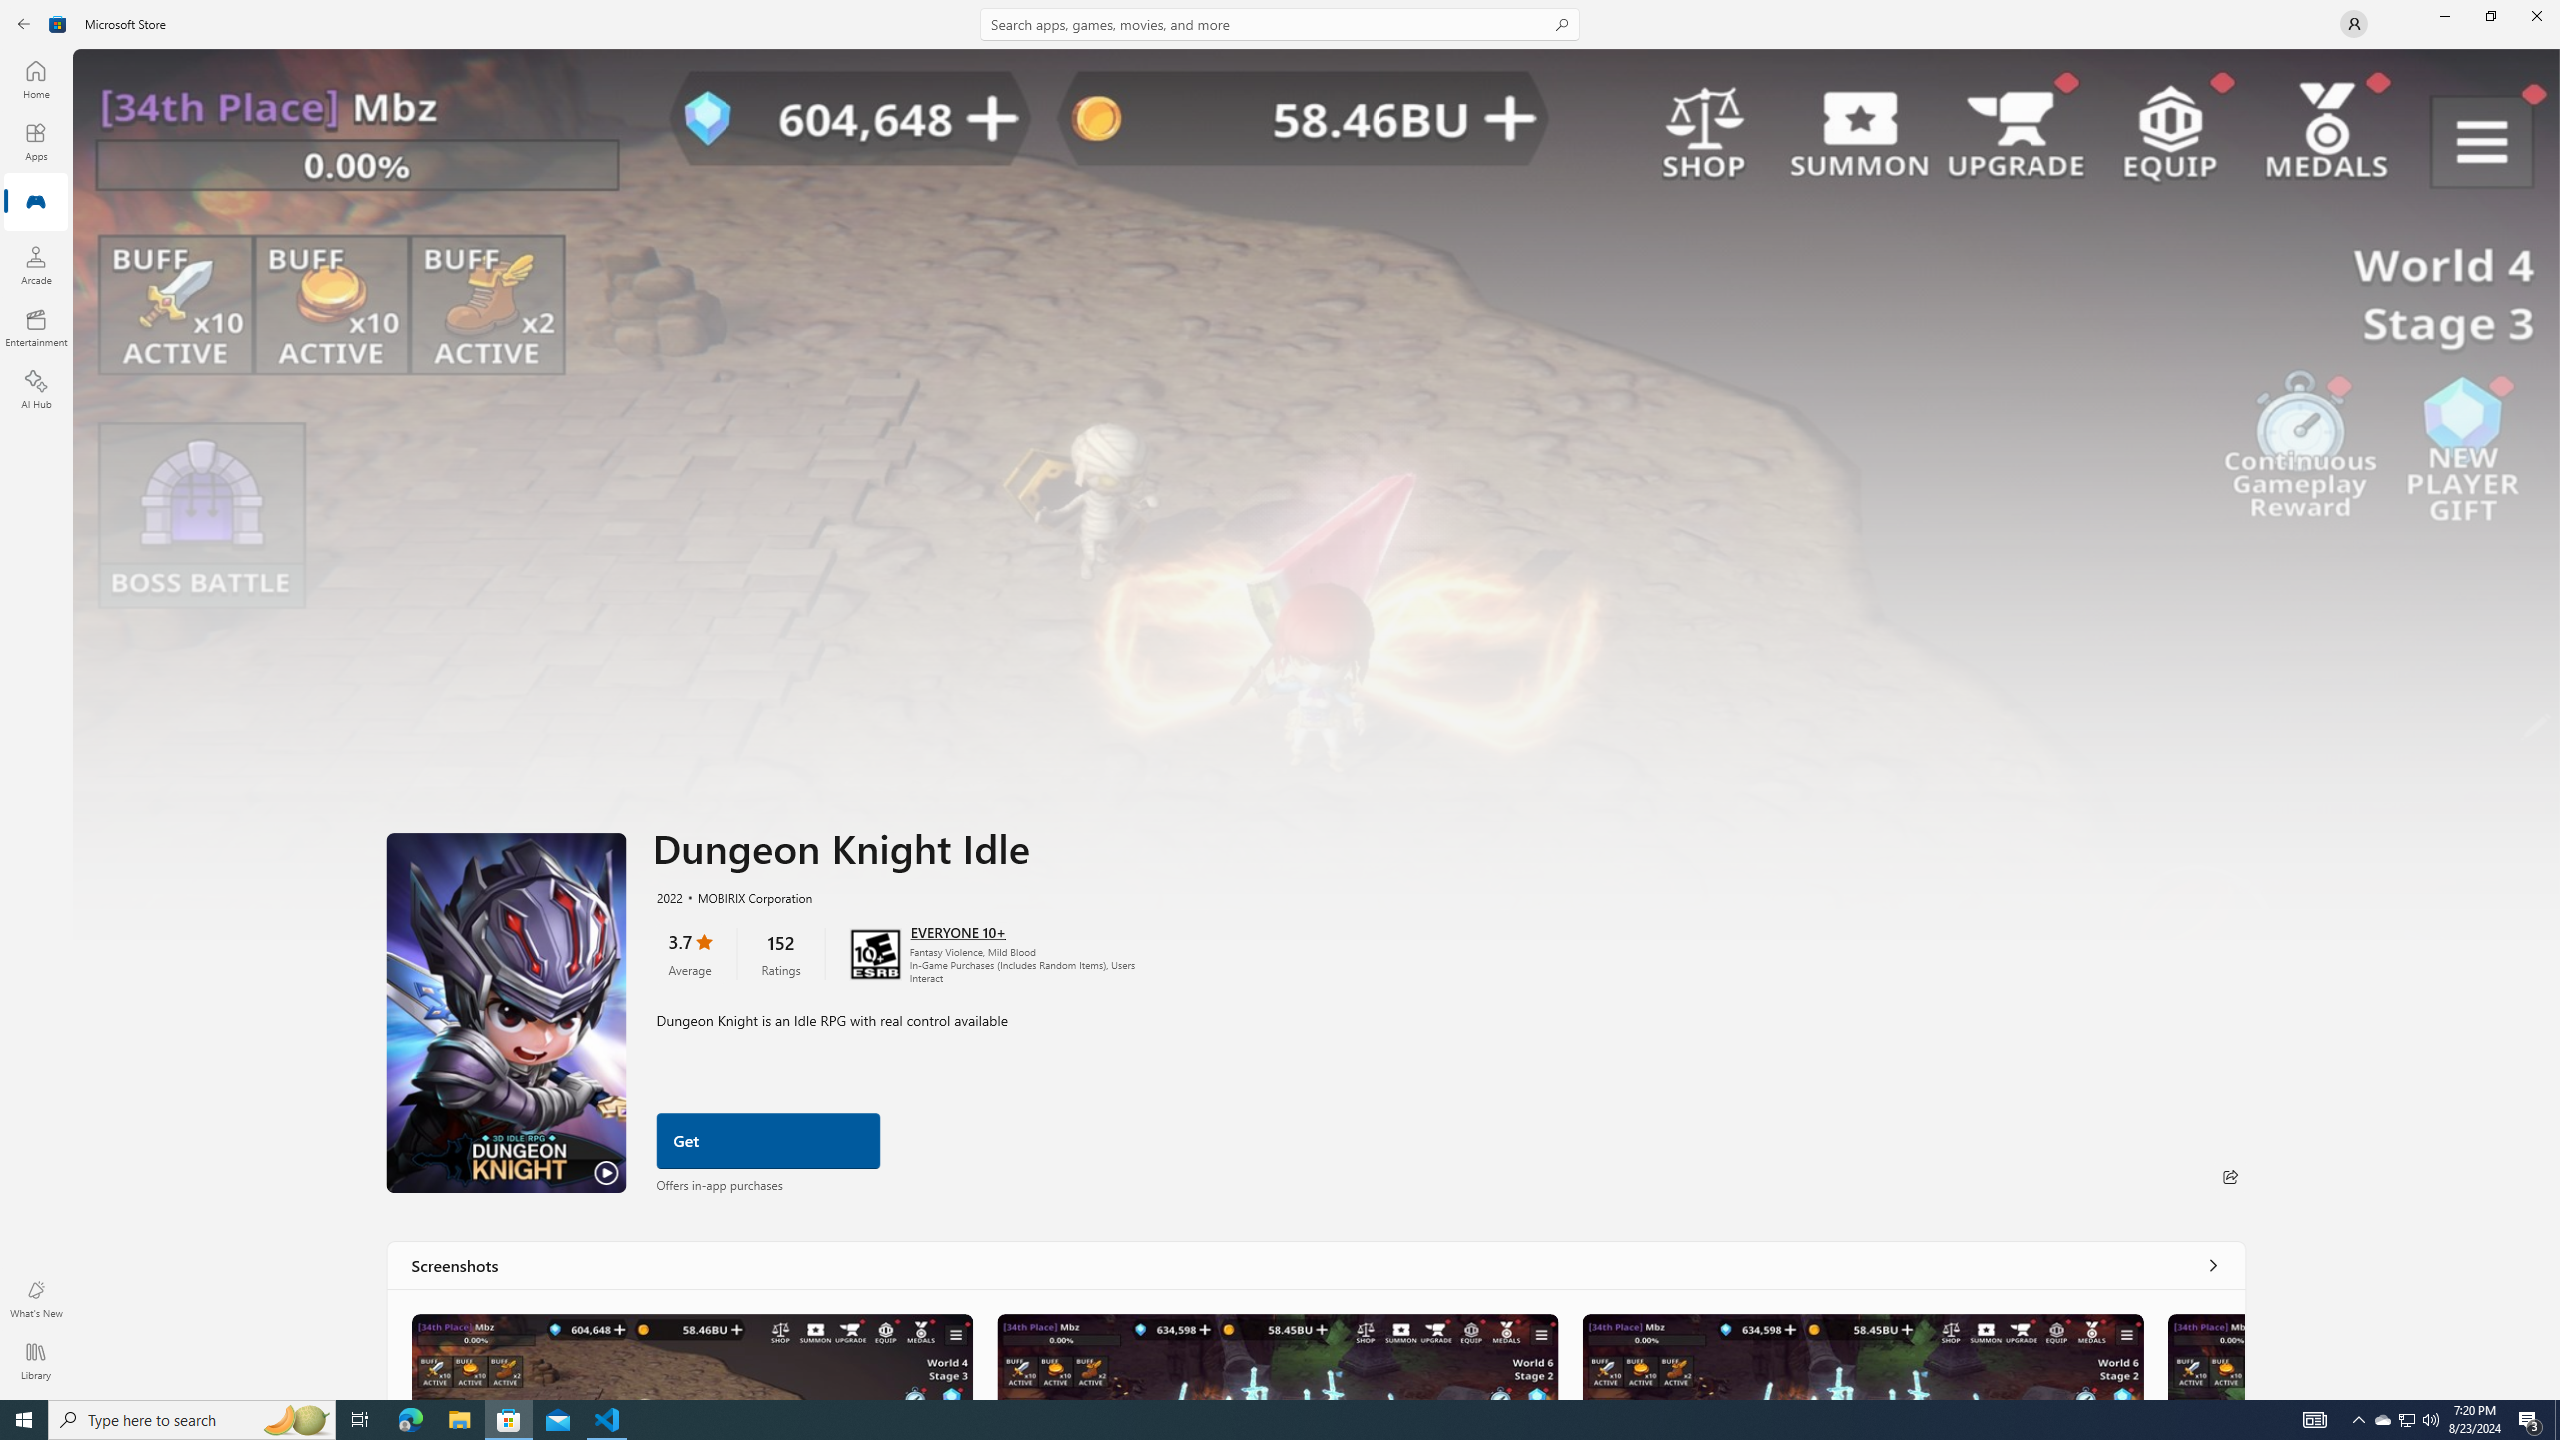  I want to click on 'Search', so click(1280, 23).